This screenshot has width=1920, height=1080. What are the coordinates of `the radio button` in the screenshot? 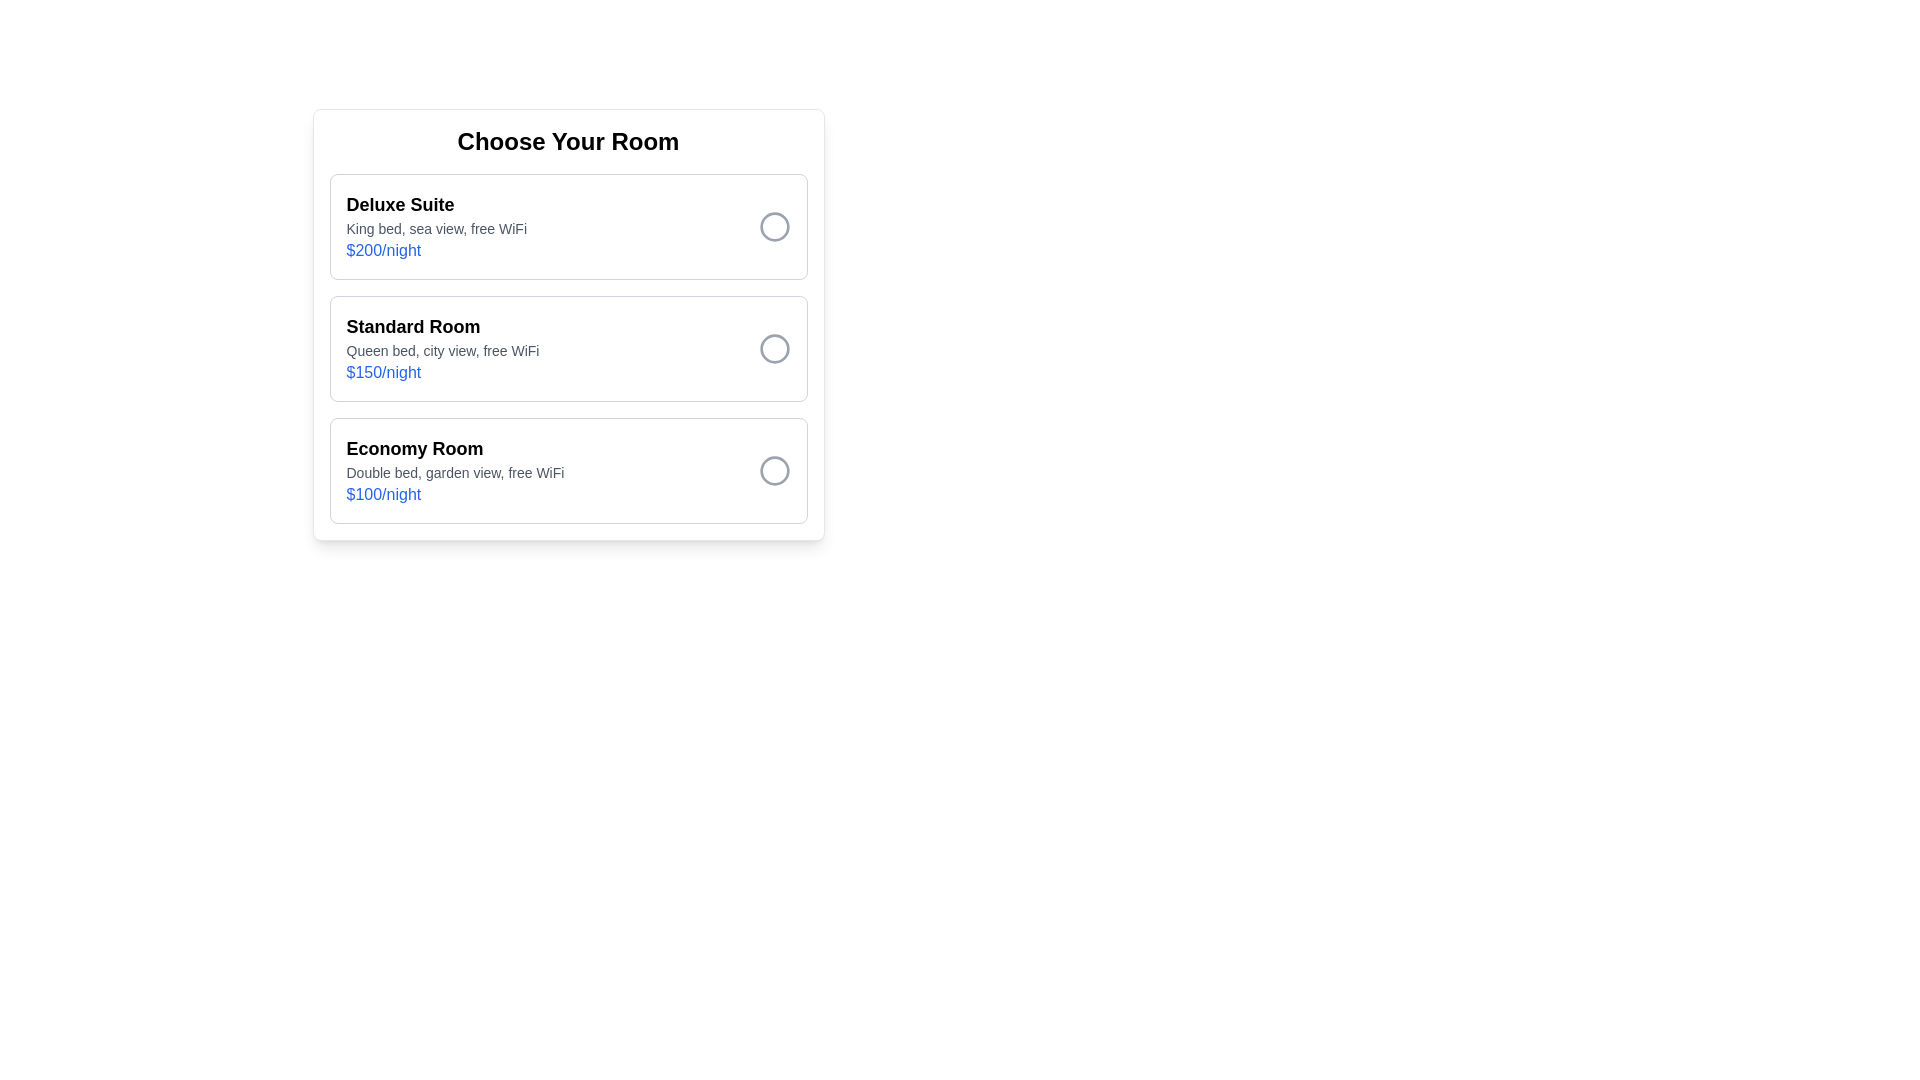 It's located at (773, 226).